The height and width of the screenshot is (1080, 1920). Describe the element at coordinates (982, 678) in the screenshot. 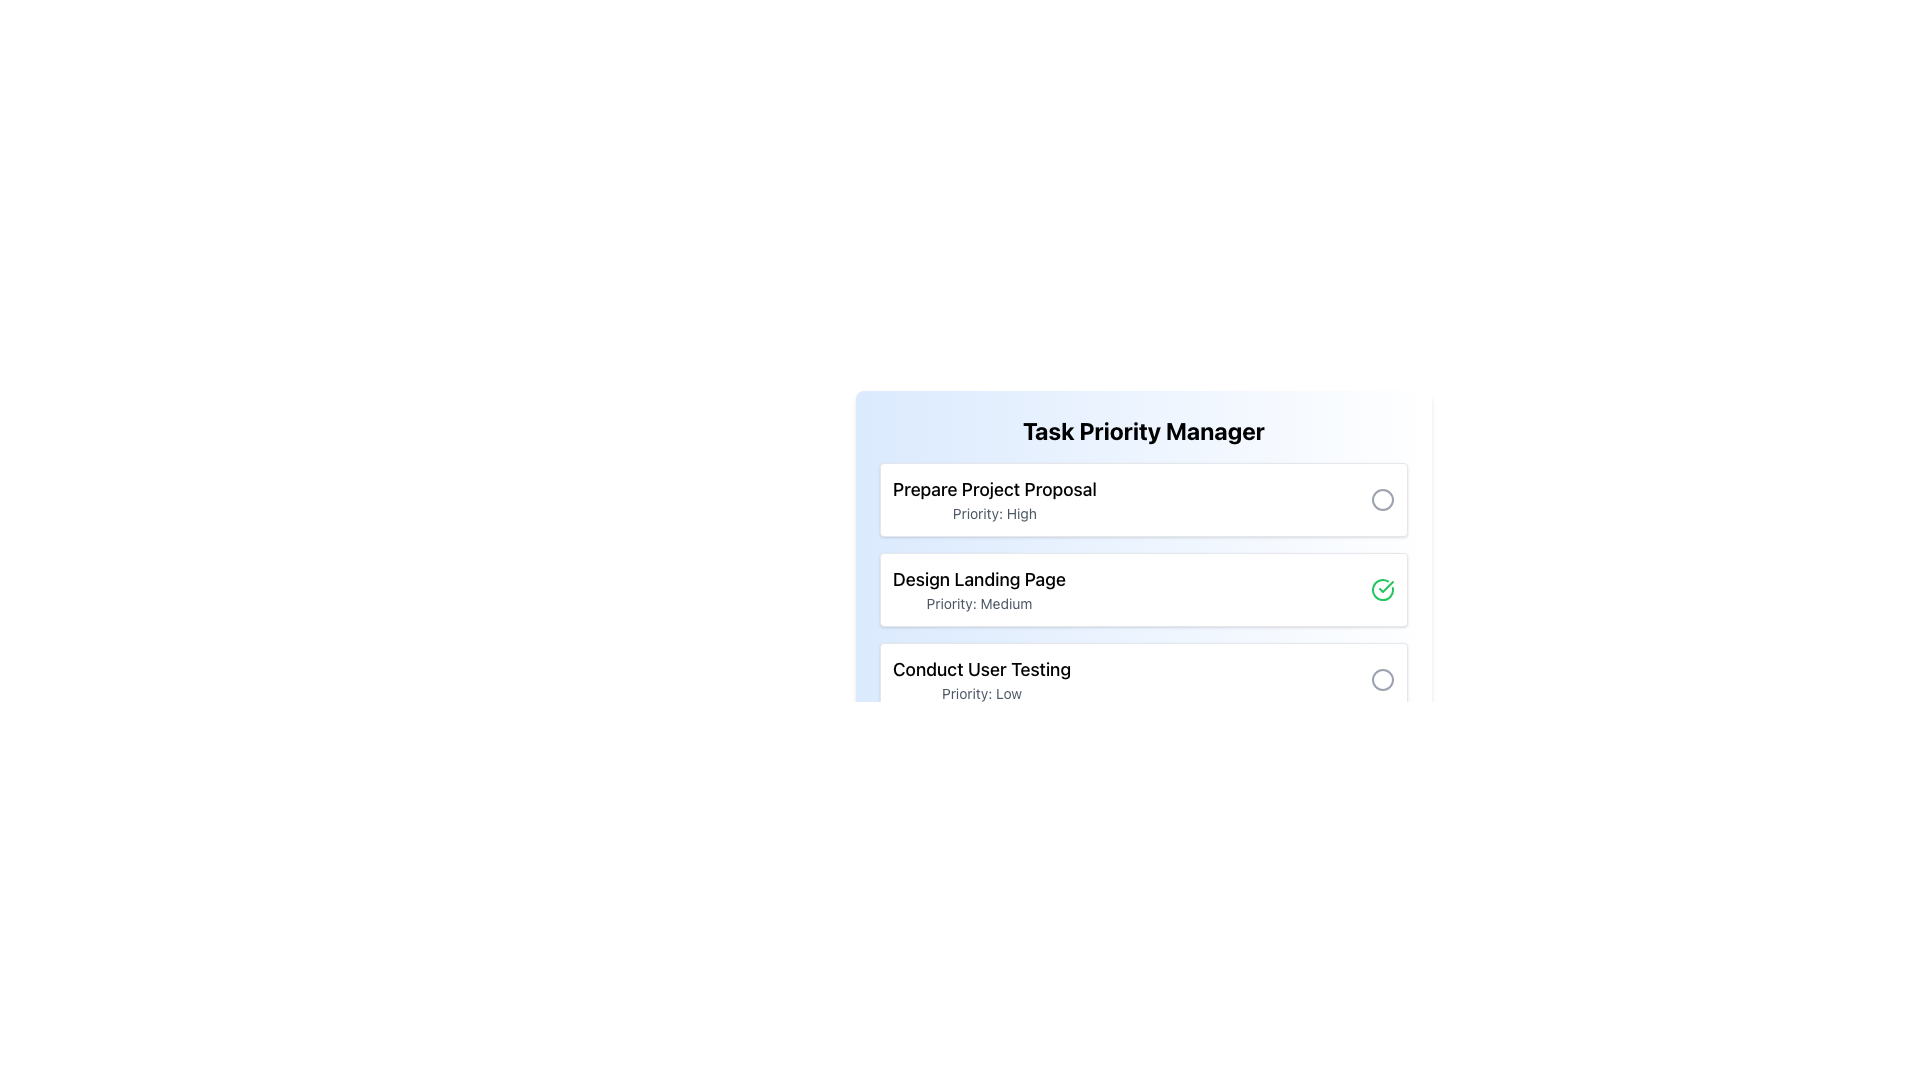

I see `text displayed in the Combined text display element, which includes 'Conduct User Testing' in a larger font and 'Priority: Low' in a smaller font beneath it, located within the third item of a vertically stacked list of tasks` at that location.